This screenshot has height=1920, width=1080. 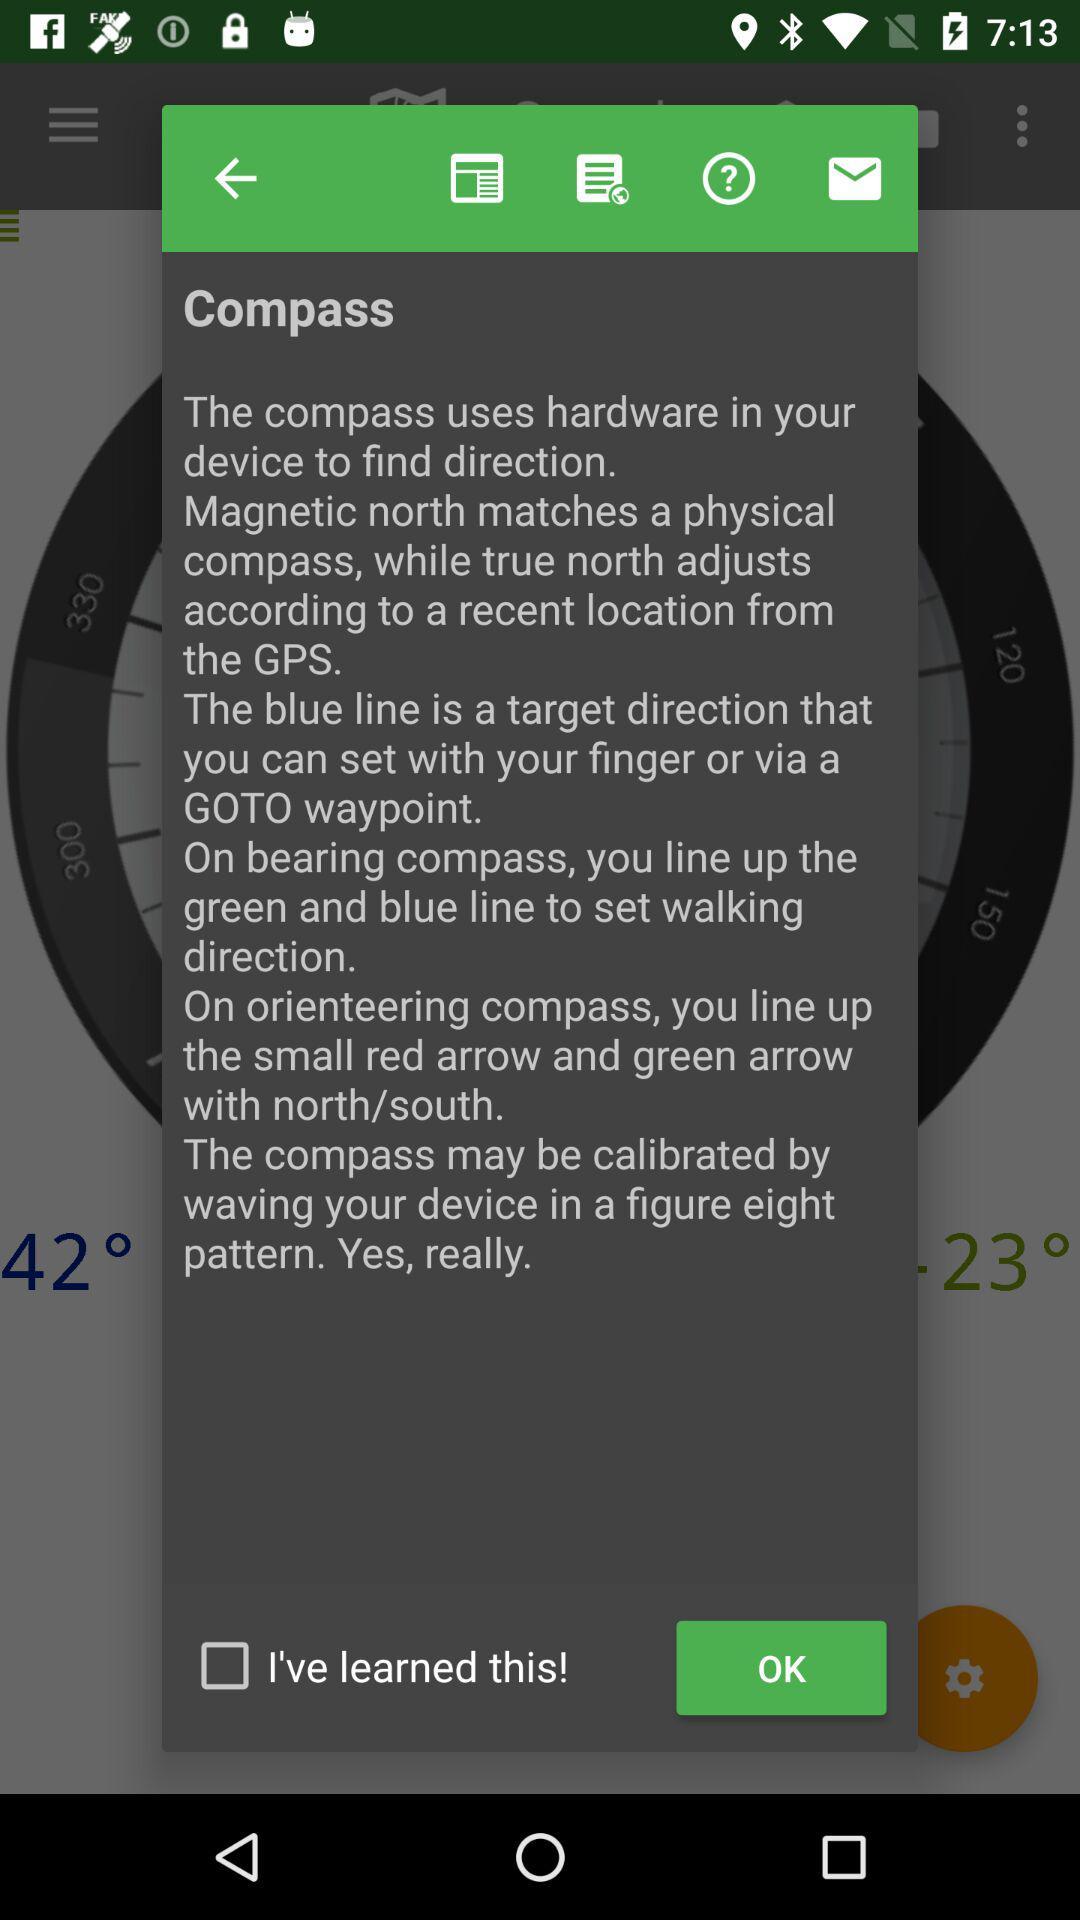 What do you see at coordinates (477, 178) in the screenshot?
I see `the item next to help item` at bounding box center [477, 178].